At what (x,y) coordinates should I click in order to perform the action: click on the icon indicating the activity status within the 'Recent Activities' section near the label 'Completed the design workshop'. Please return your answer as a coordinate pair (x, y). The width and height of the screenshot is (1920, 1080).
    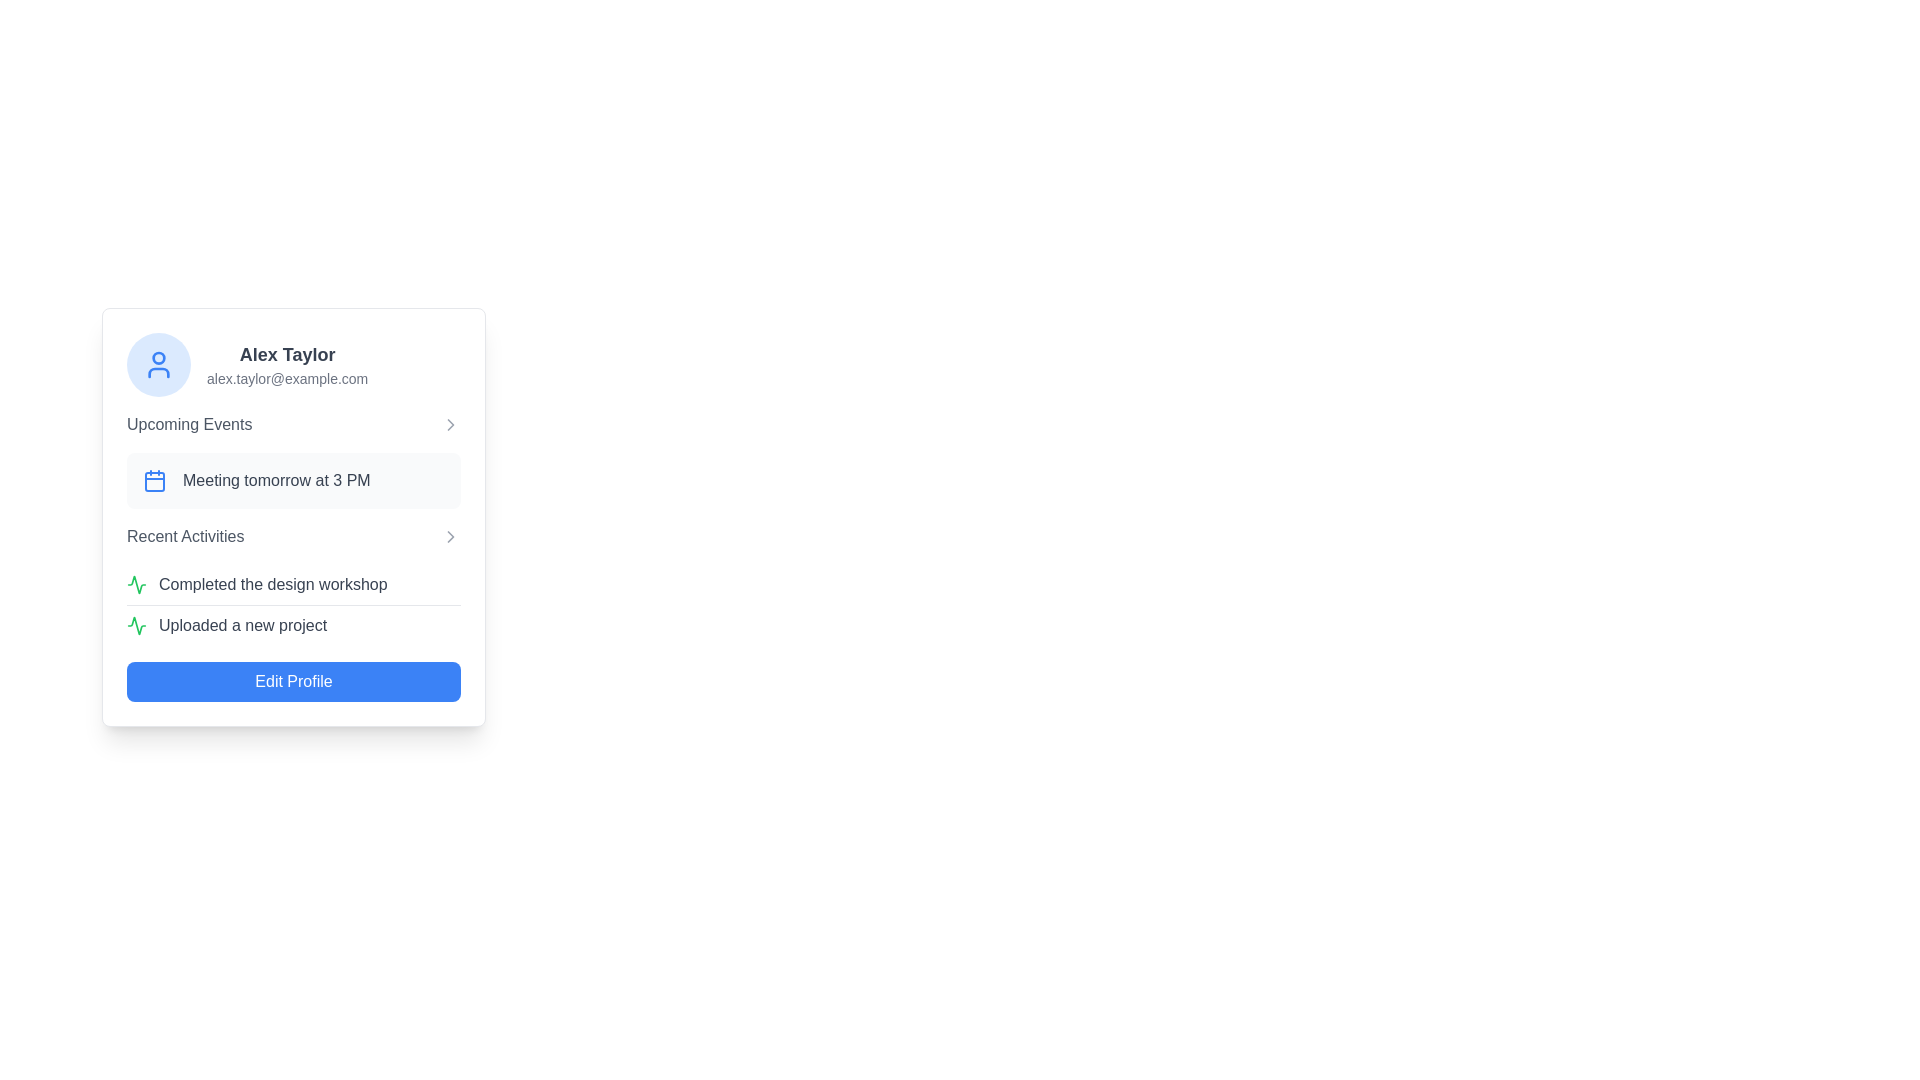
    Looking at the image, I should click on (136, 624).